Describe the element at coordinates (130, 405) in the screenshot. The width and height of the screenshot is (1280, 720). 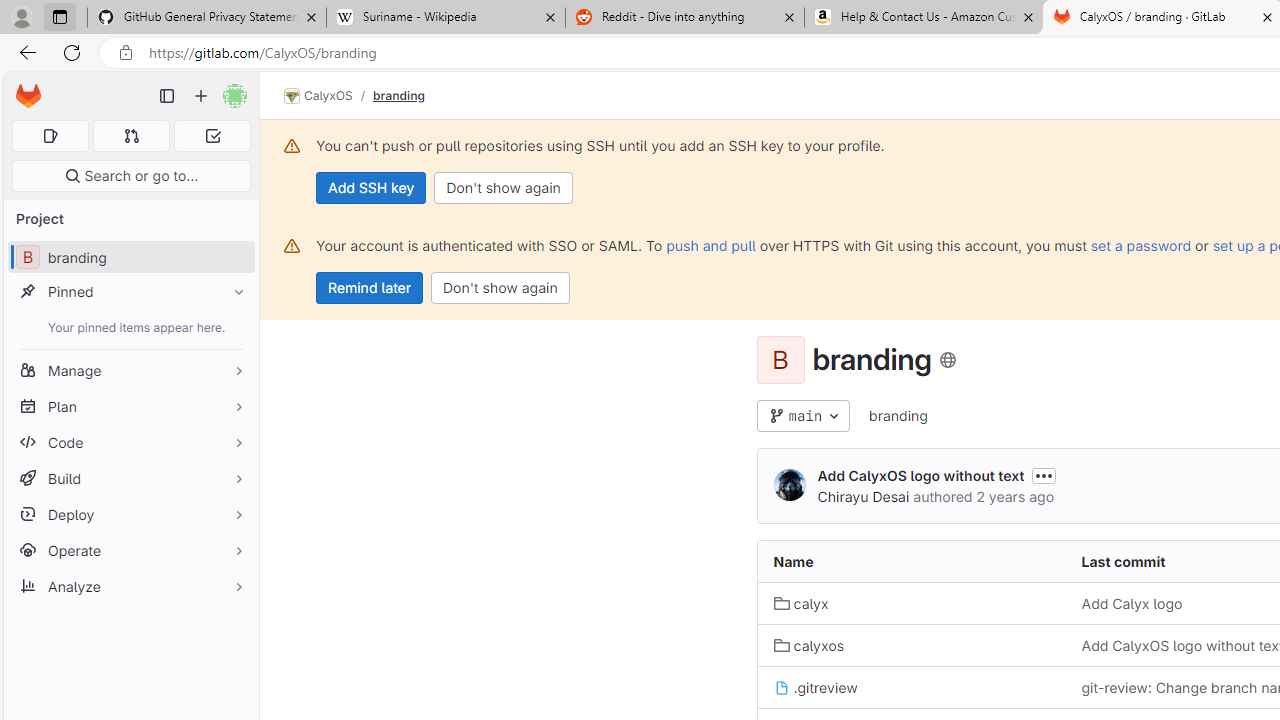
I see `'Plan'` at that location.